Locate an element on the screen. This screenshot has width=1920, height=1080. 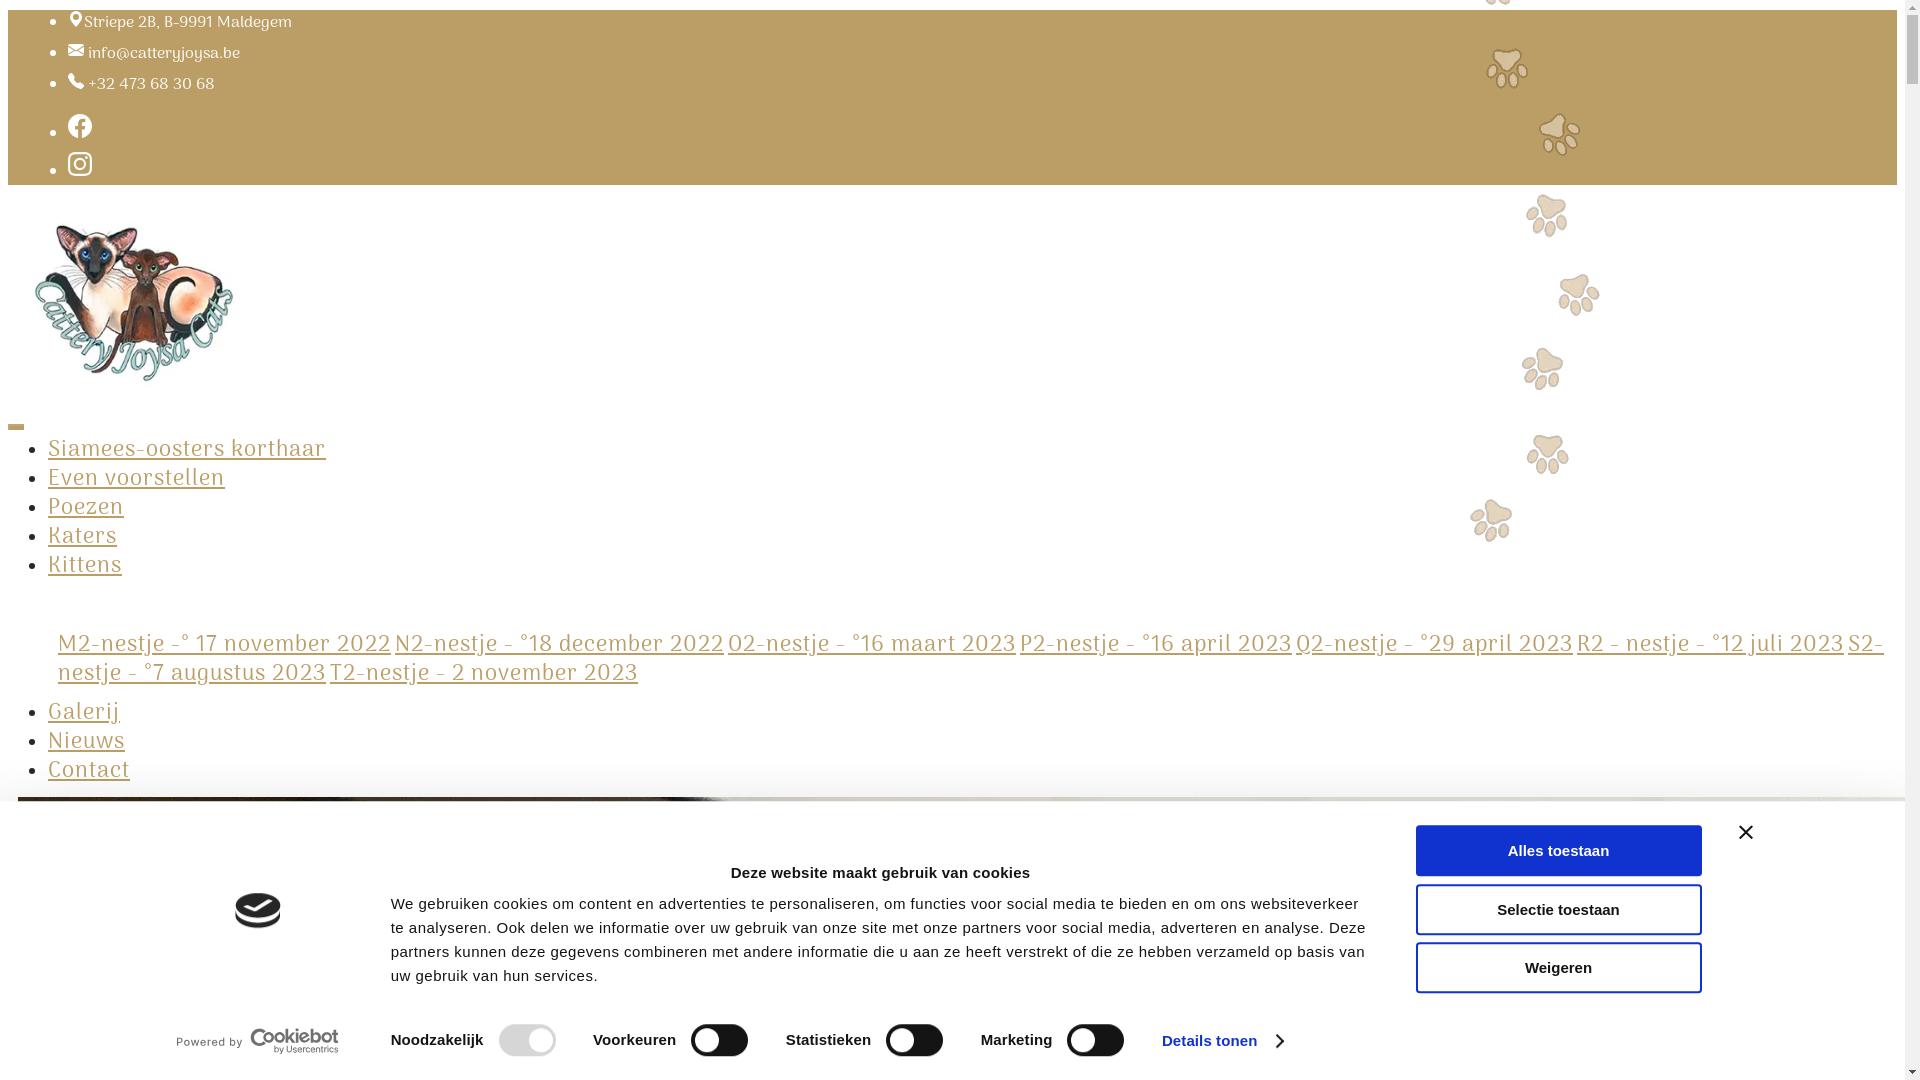
'Kittens' is located at coordinates (84, 566).